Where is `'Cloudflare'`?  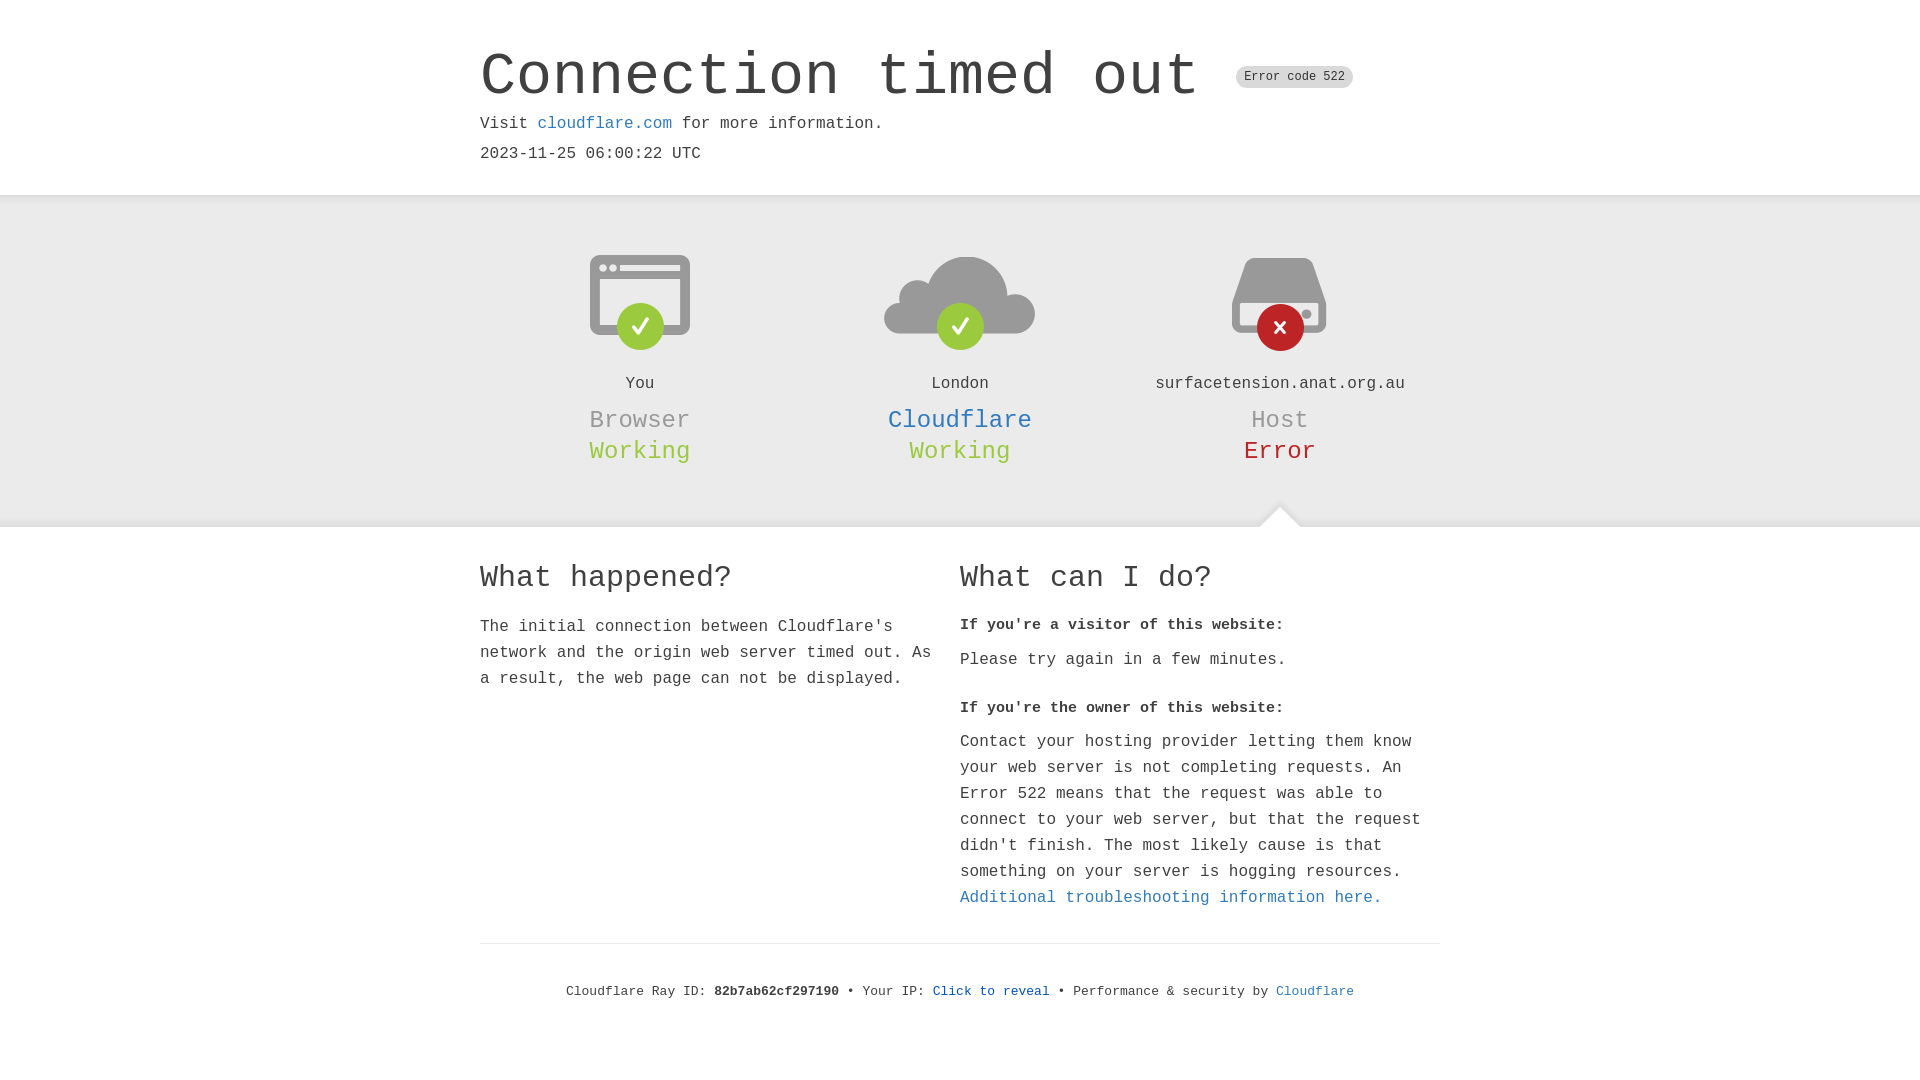
'Cloudflare' is located at coordinates (1275, 991).